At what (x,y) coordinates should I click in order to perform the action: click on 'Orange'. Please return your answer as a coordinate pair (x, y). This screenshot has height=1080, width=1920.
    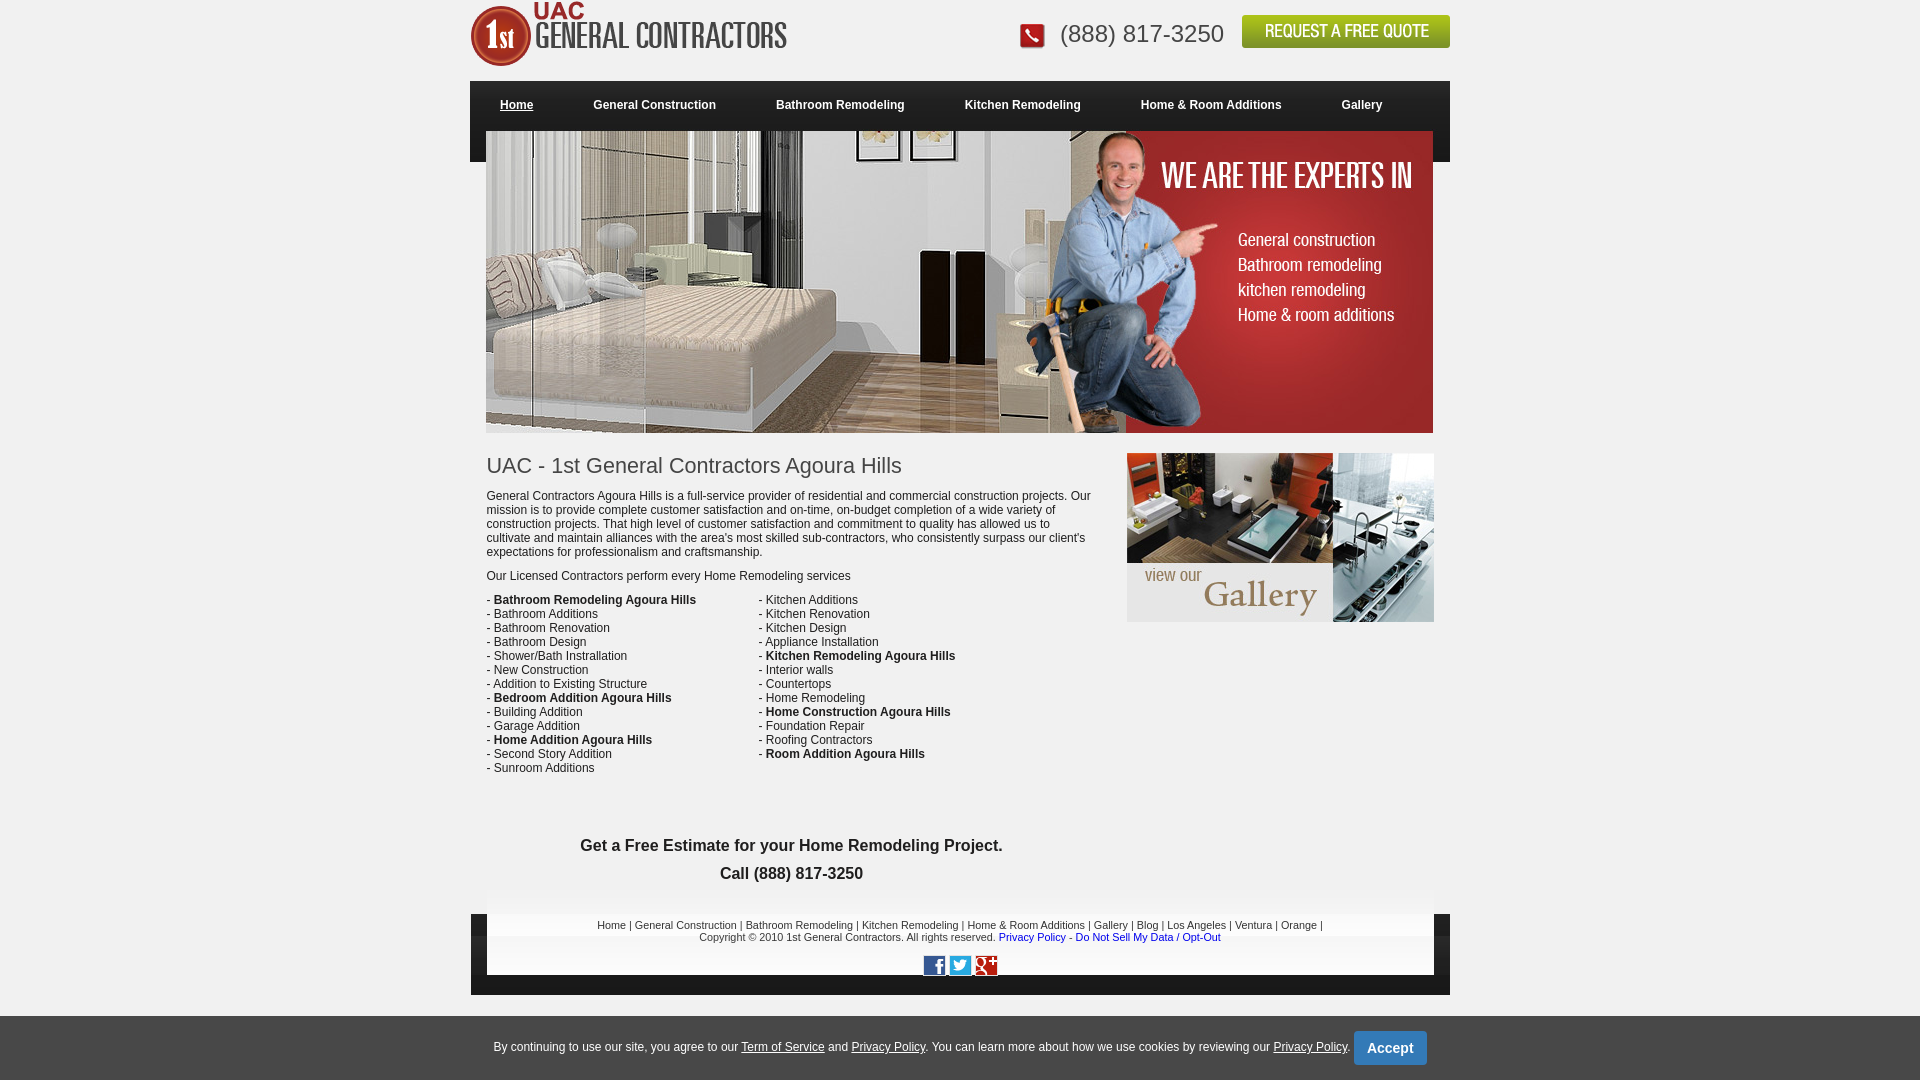
    Looking at the image, I should click on (1281, 925).